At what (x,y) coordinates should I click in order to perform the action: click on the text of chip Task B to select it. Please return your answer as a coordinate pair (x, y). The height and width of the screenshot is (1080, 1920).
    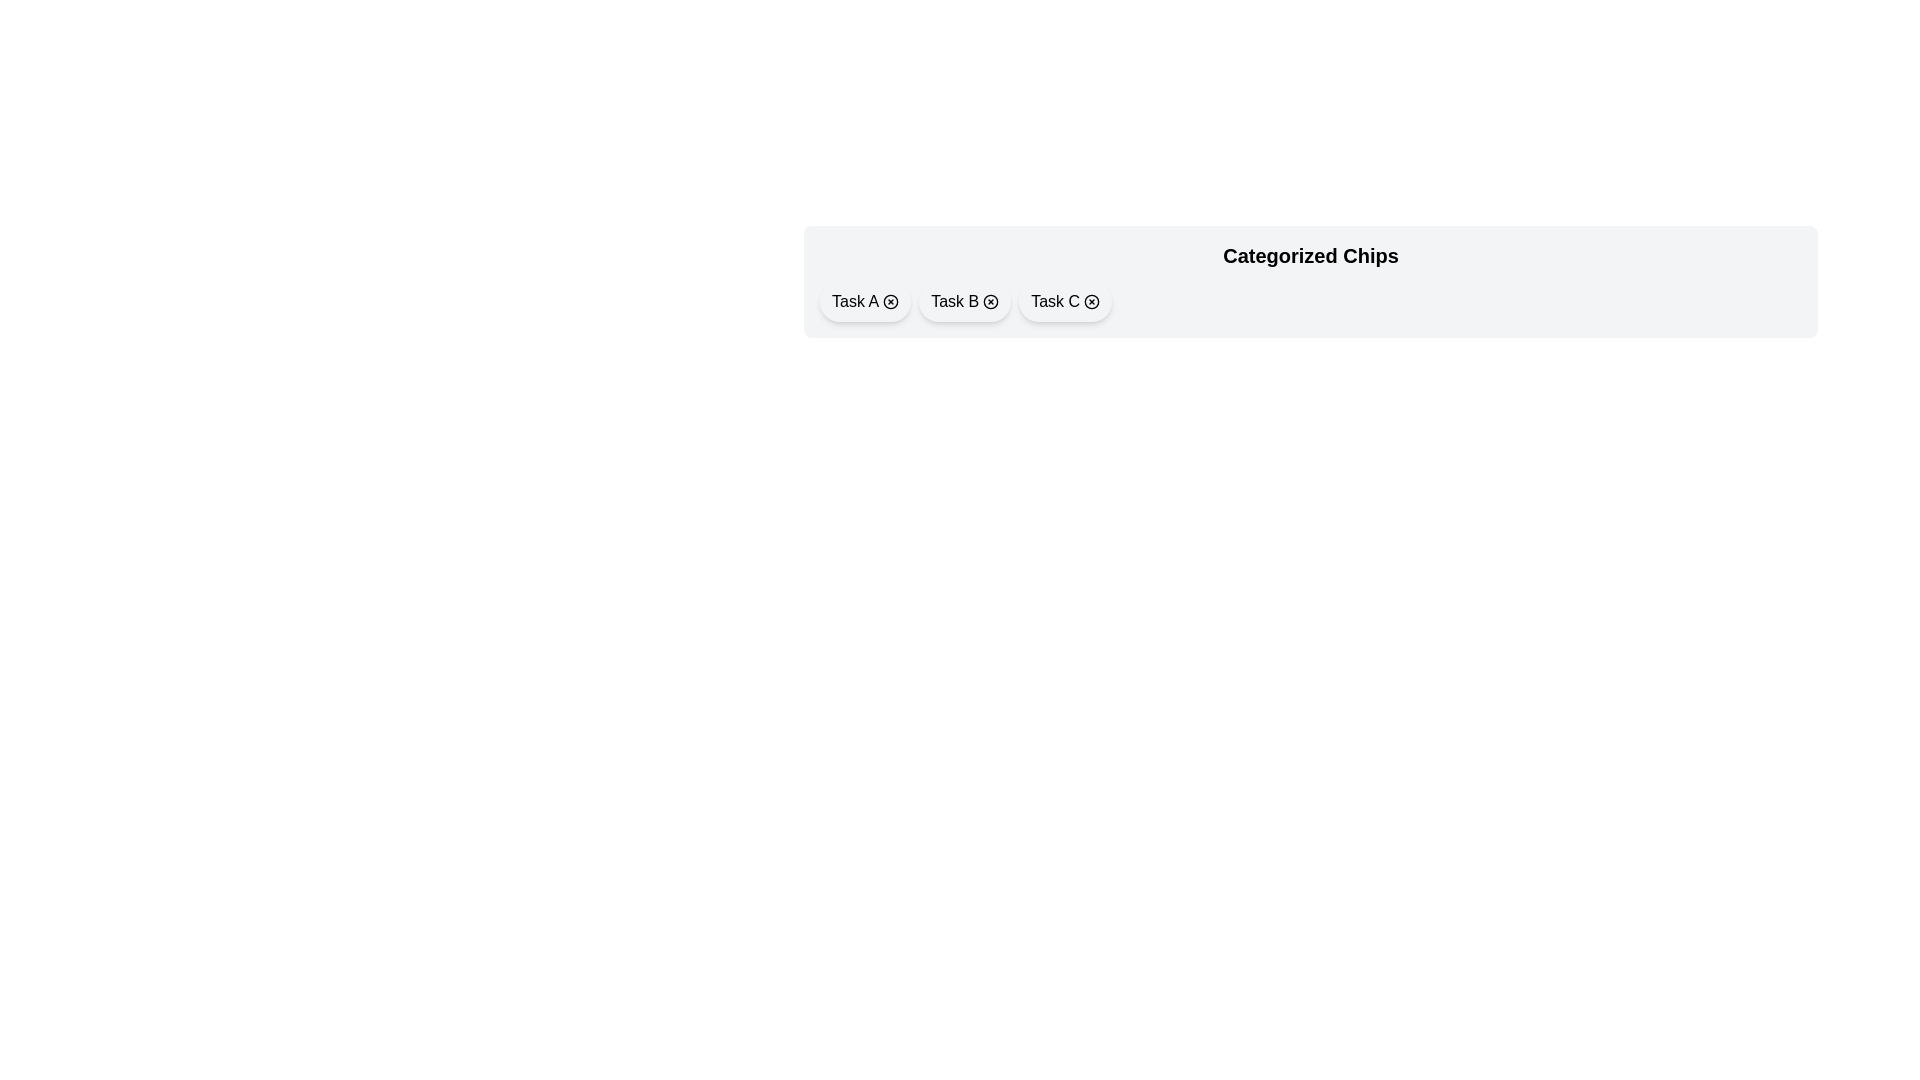
    Looking at the image, I should click on (954, 301).